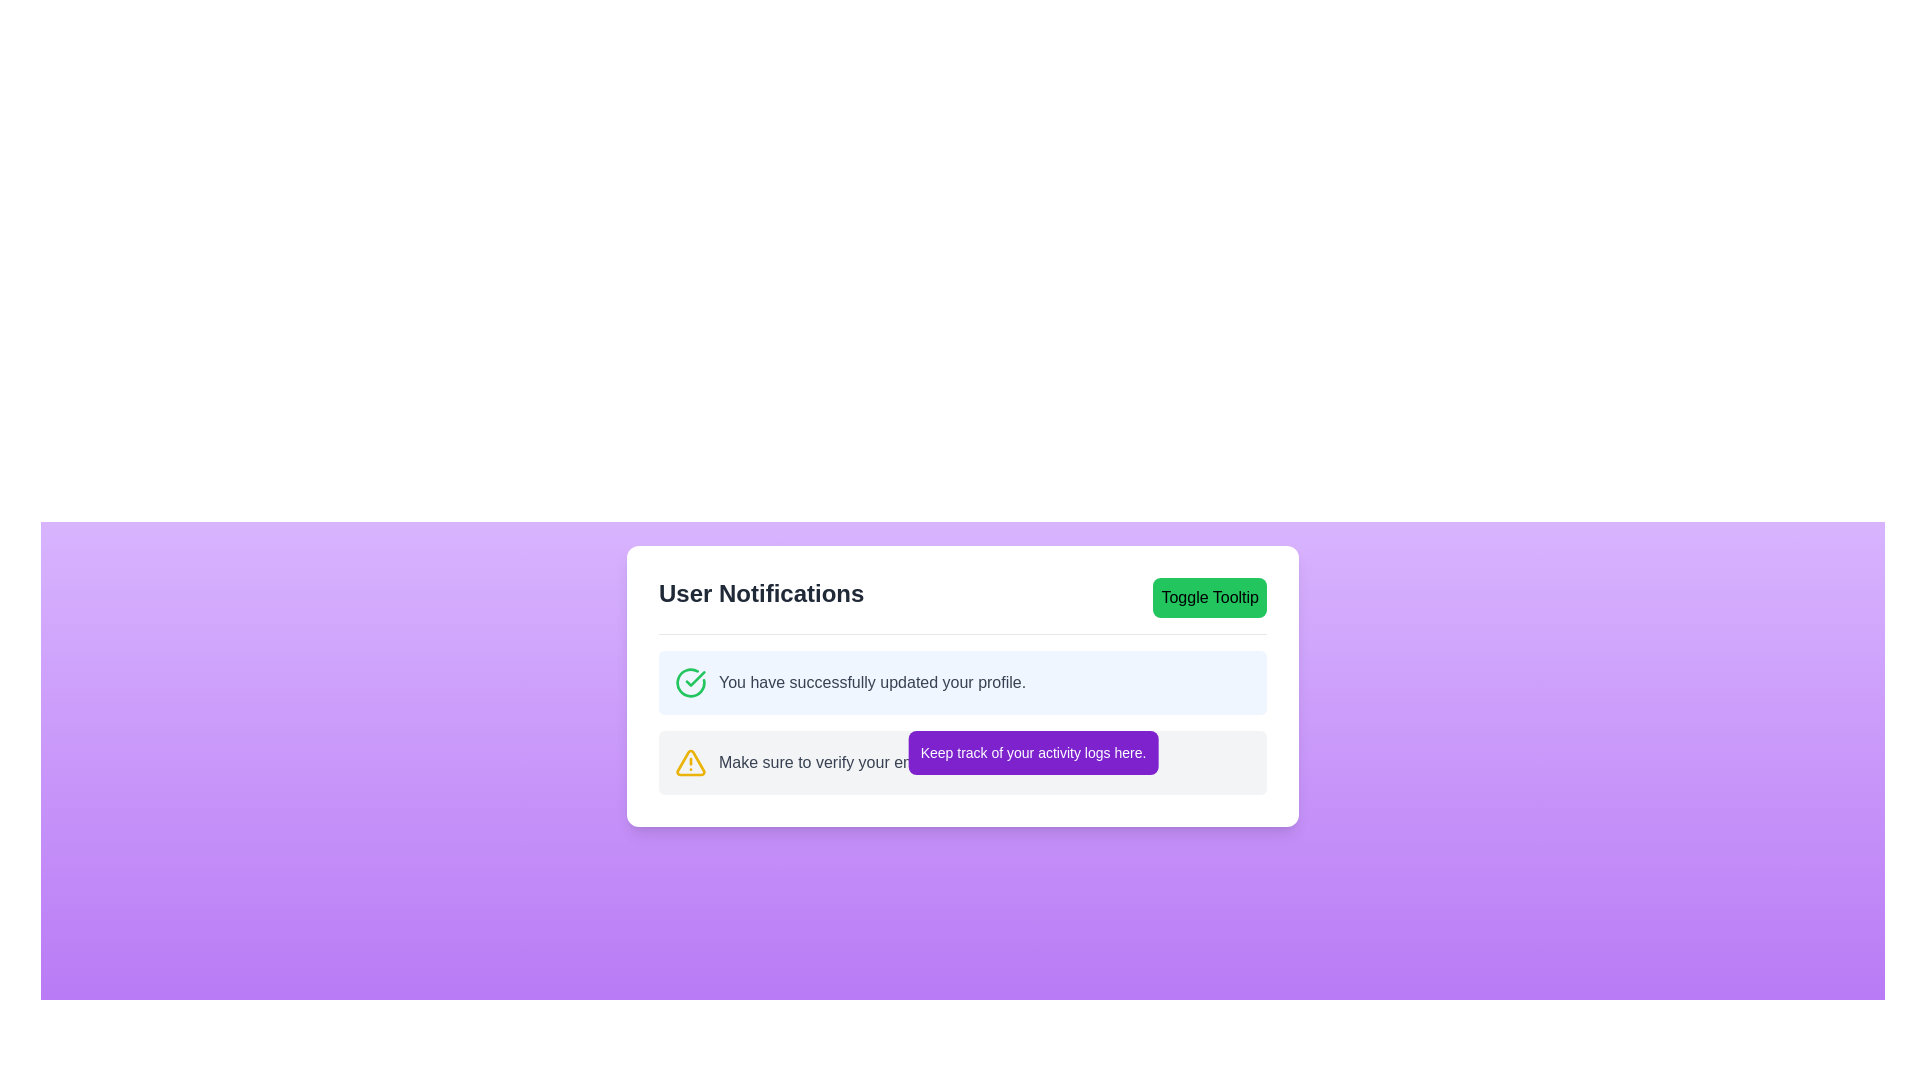 This screenshot has height=1080, width=1920. I want to click on notification content displayed in the notification box titled 'User Notifications', specifically the second notification that informs about tracking activity logs and verifying email address, with a highlighted tooltip section for emphasis, so click(963, 722).